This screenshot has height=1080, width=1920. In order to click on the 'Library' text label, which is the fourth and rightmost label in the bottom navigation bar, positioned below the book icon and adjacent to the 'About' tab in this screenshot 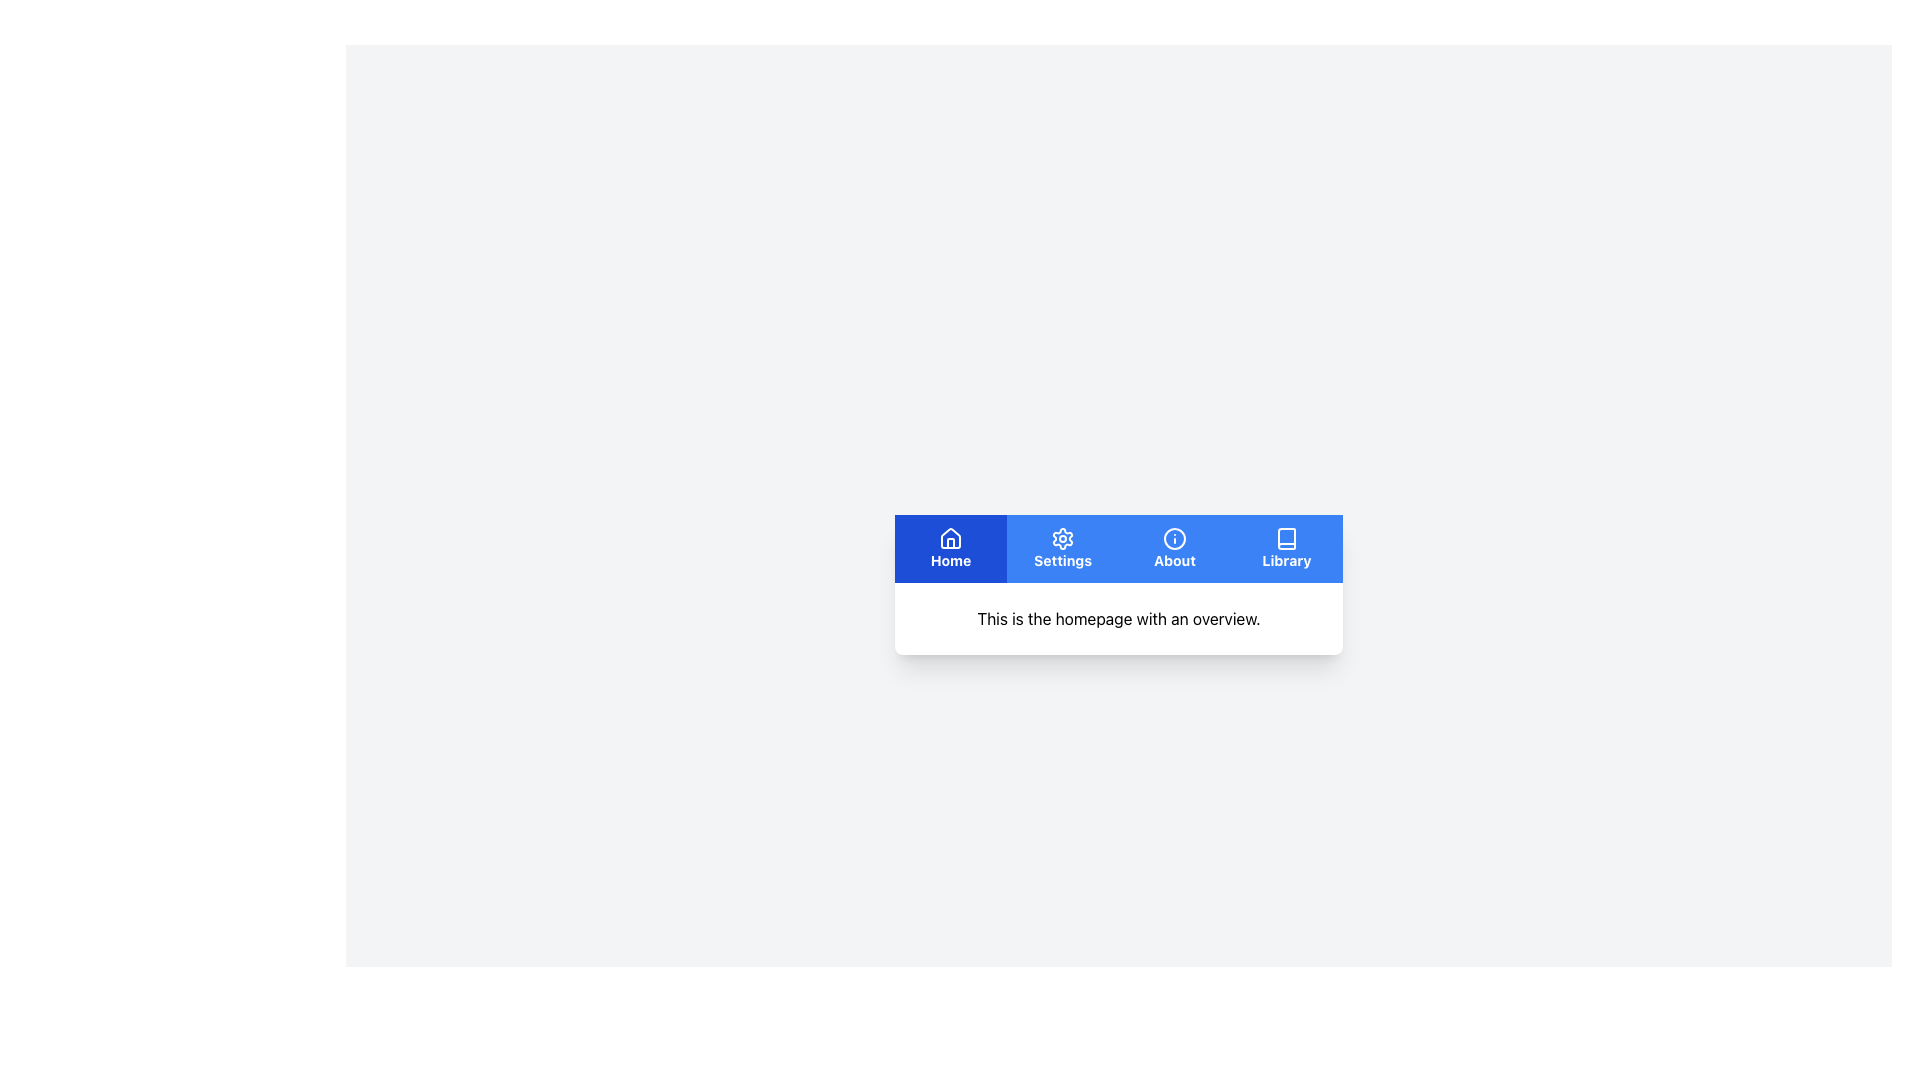, I will do `click(1286, 560)`.